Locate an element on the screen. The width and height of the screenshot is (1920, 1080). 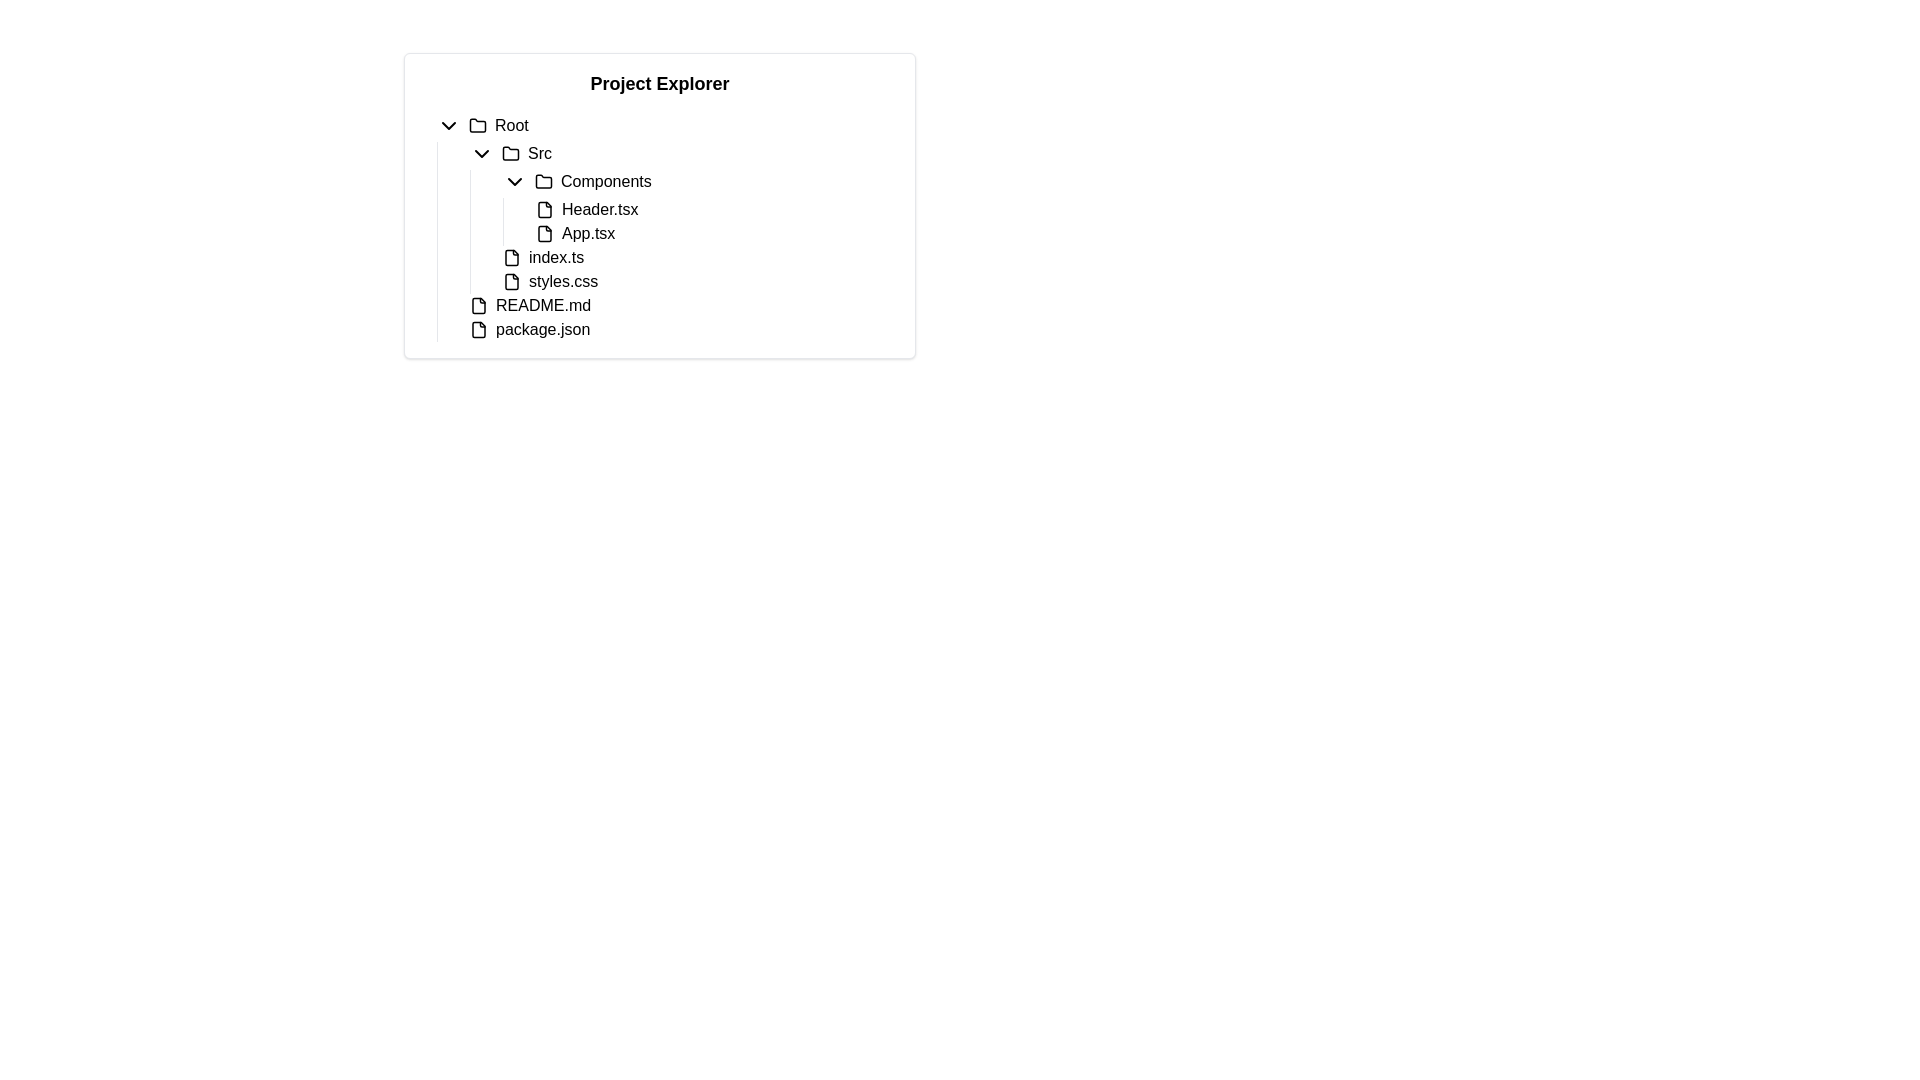
the text label displaying 'App.tsx' located is located at coordinates (587, 233).